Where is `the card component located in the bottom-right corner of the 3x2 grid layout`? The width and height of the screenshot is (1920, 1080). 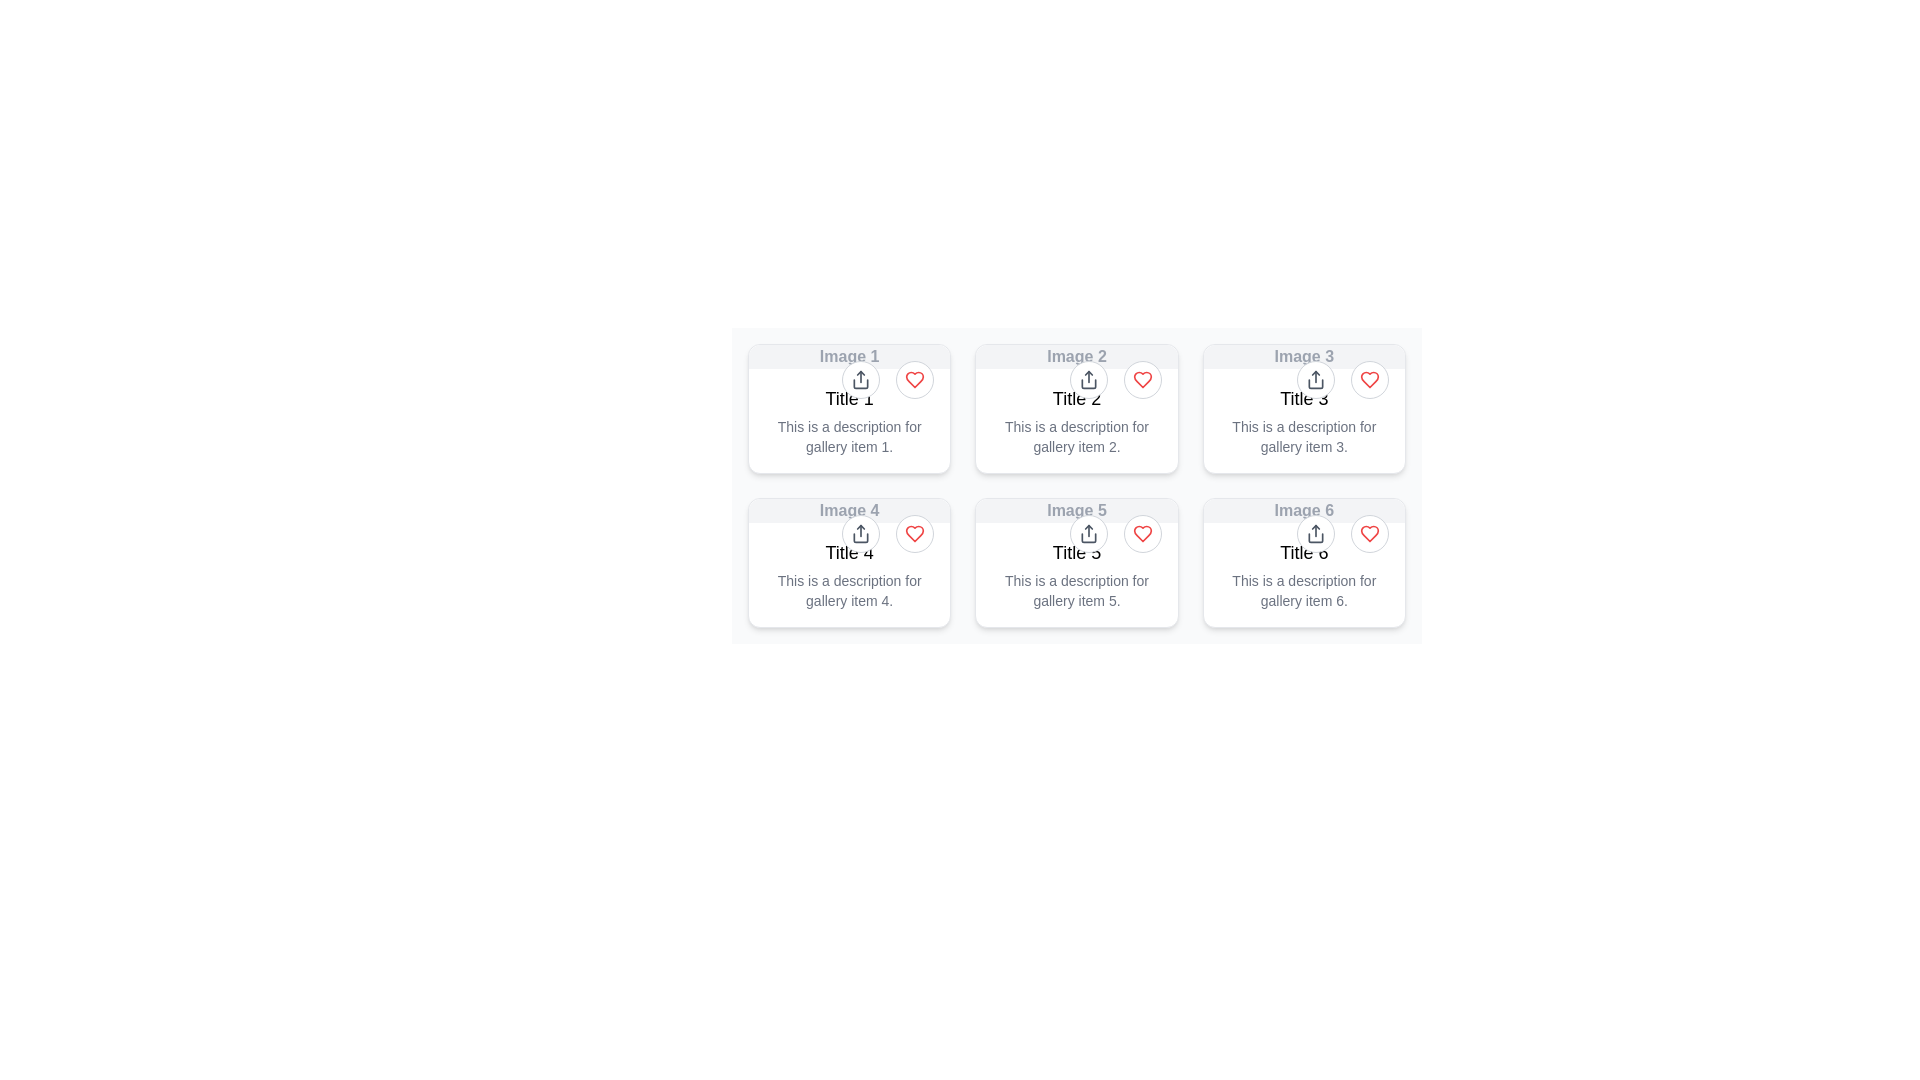
the card component located in the bottom-right corner of the 3x2 grid layout is located at coordinates (1304, 563).